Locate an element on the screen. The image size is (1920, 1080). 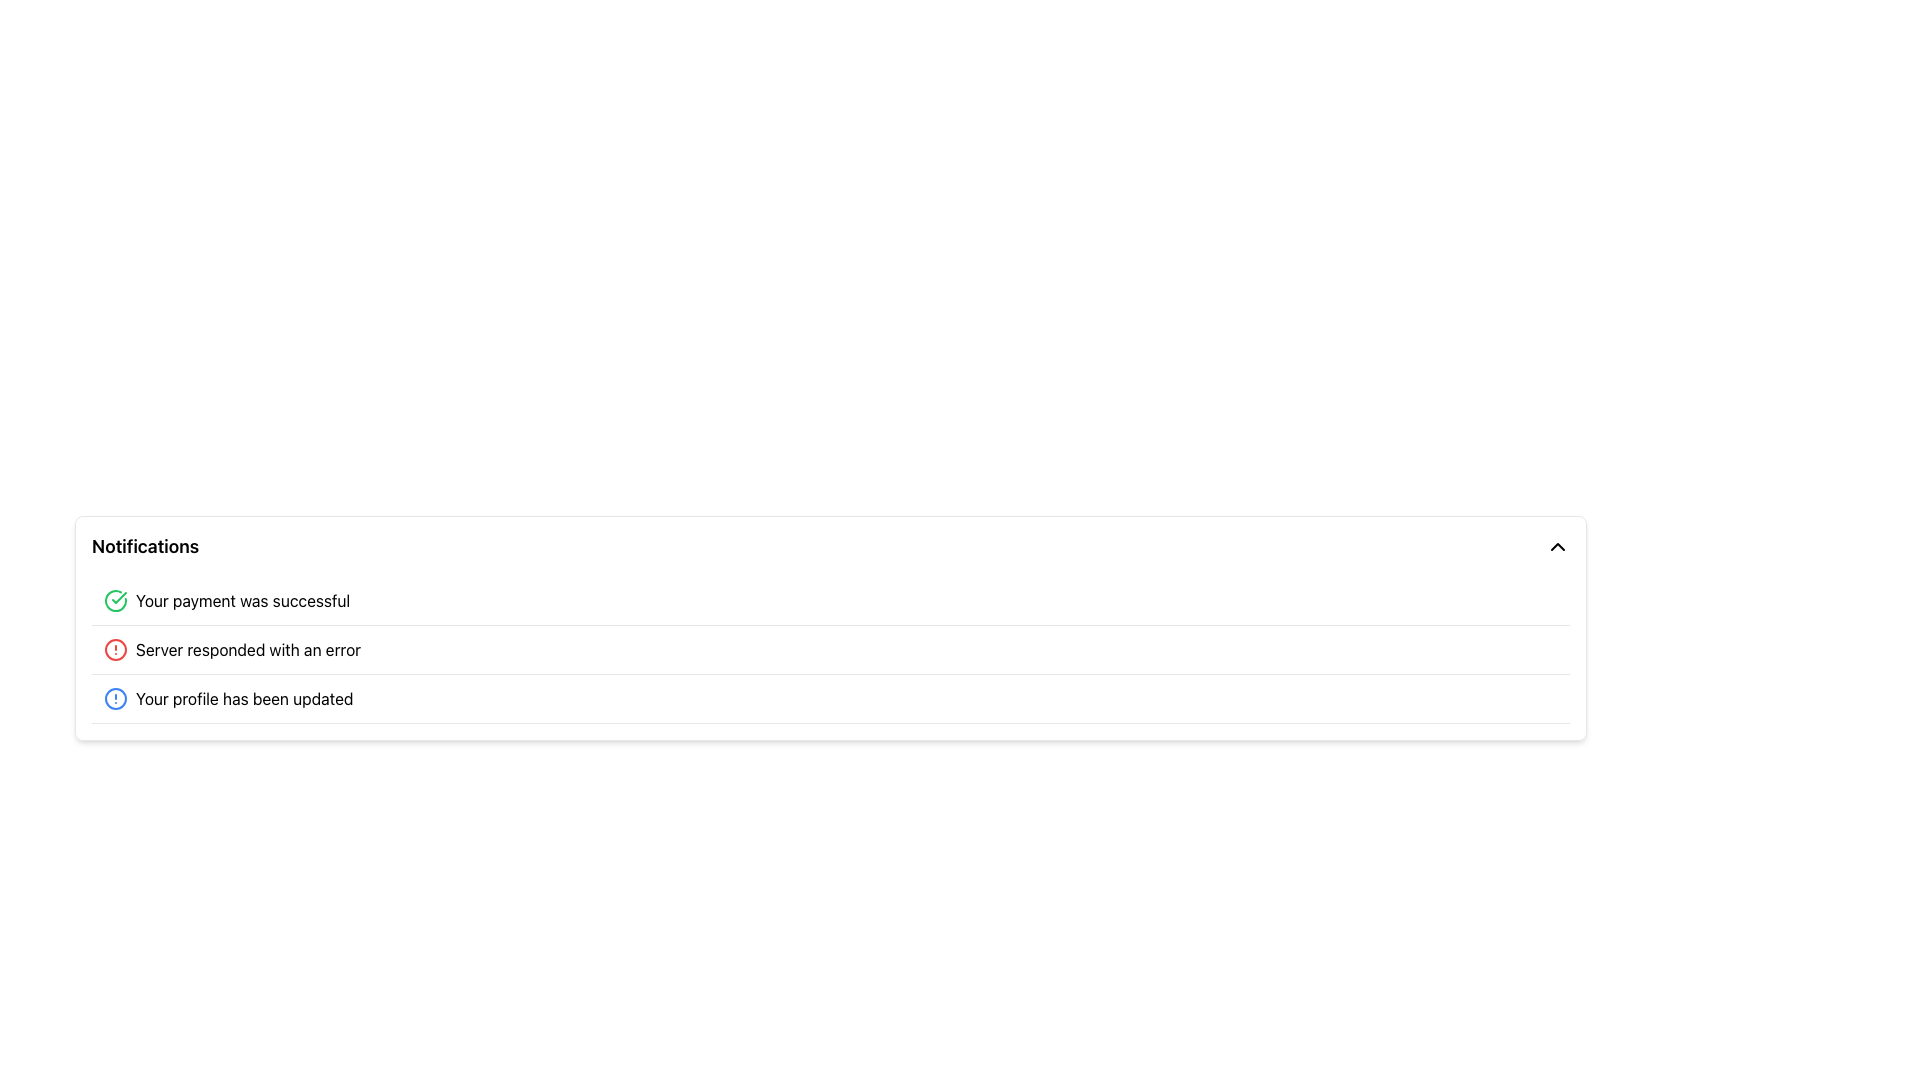
the static text confirming the successful profile update, which is the third notification in a list of notifications is located at coordinates (243, 697).